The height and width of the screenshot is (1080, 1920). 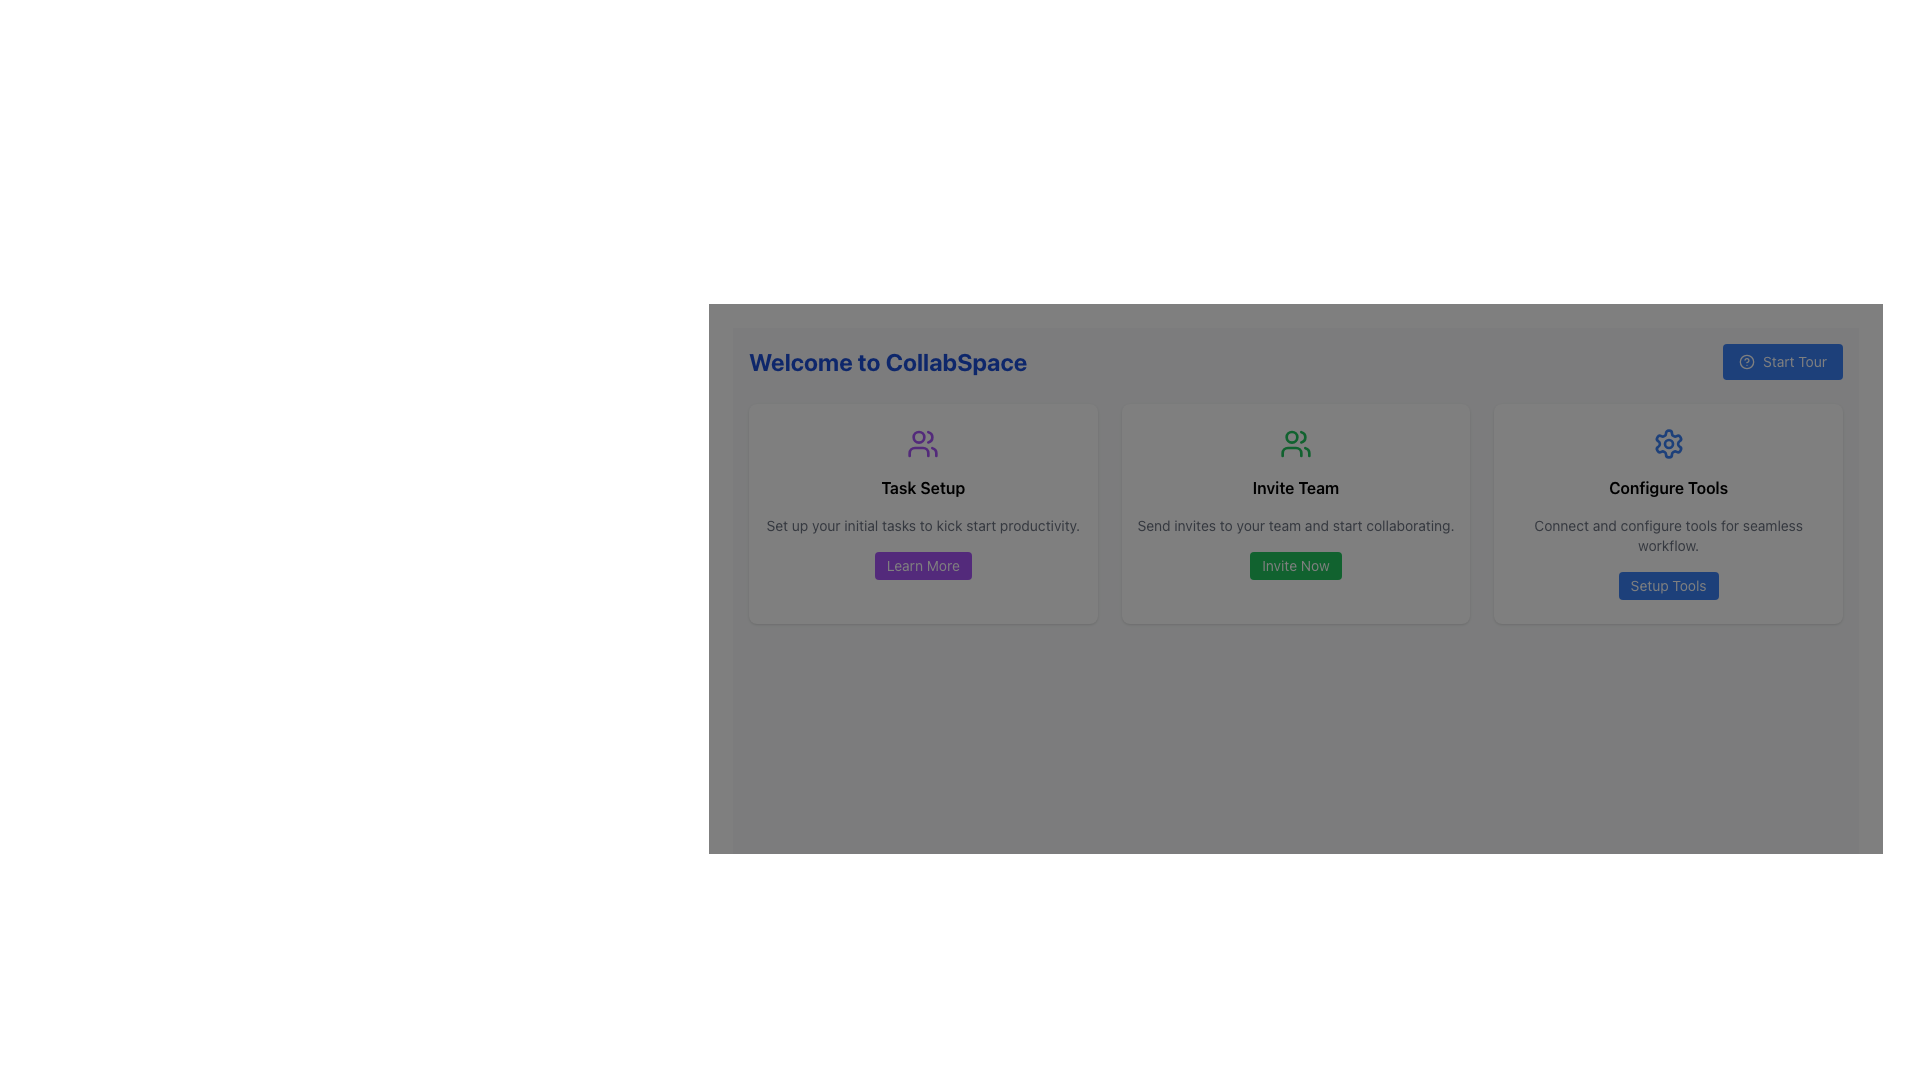 I want to click on the rectangular blue button labeled 'Setup Tools' located in the 'Configure Tools' section, so click(x=1668, y=585).